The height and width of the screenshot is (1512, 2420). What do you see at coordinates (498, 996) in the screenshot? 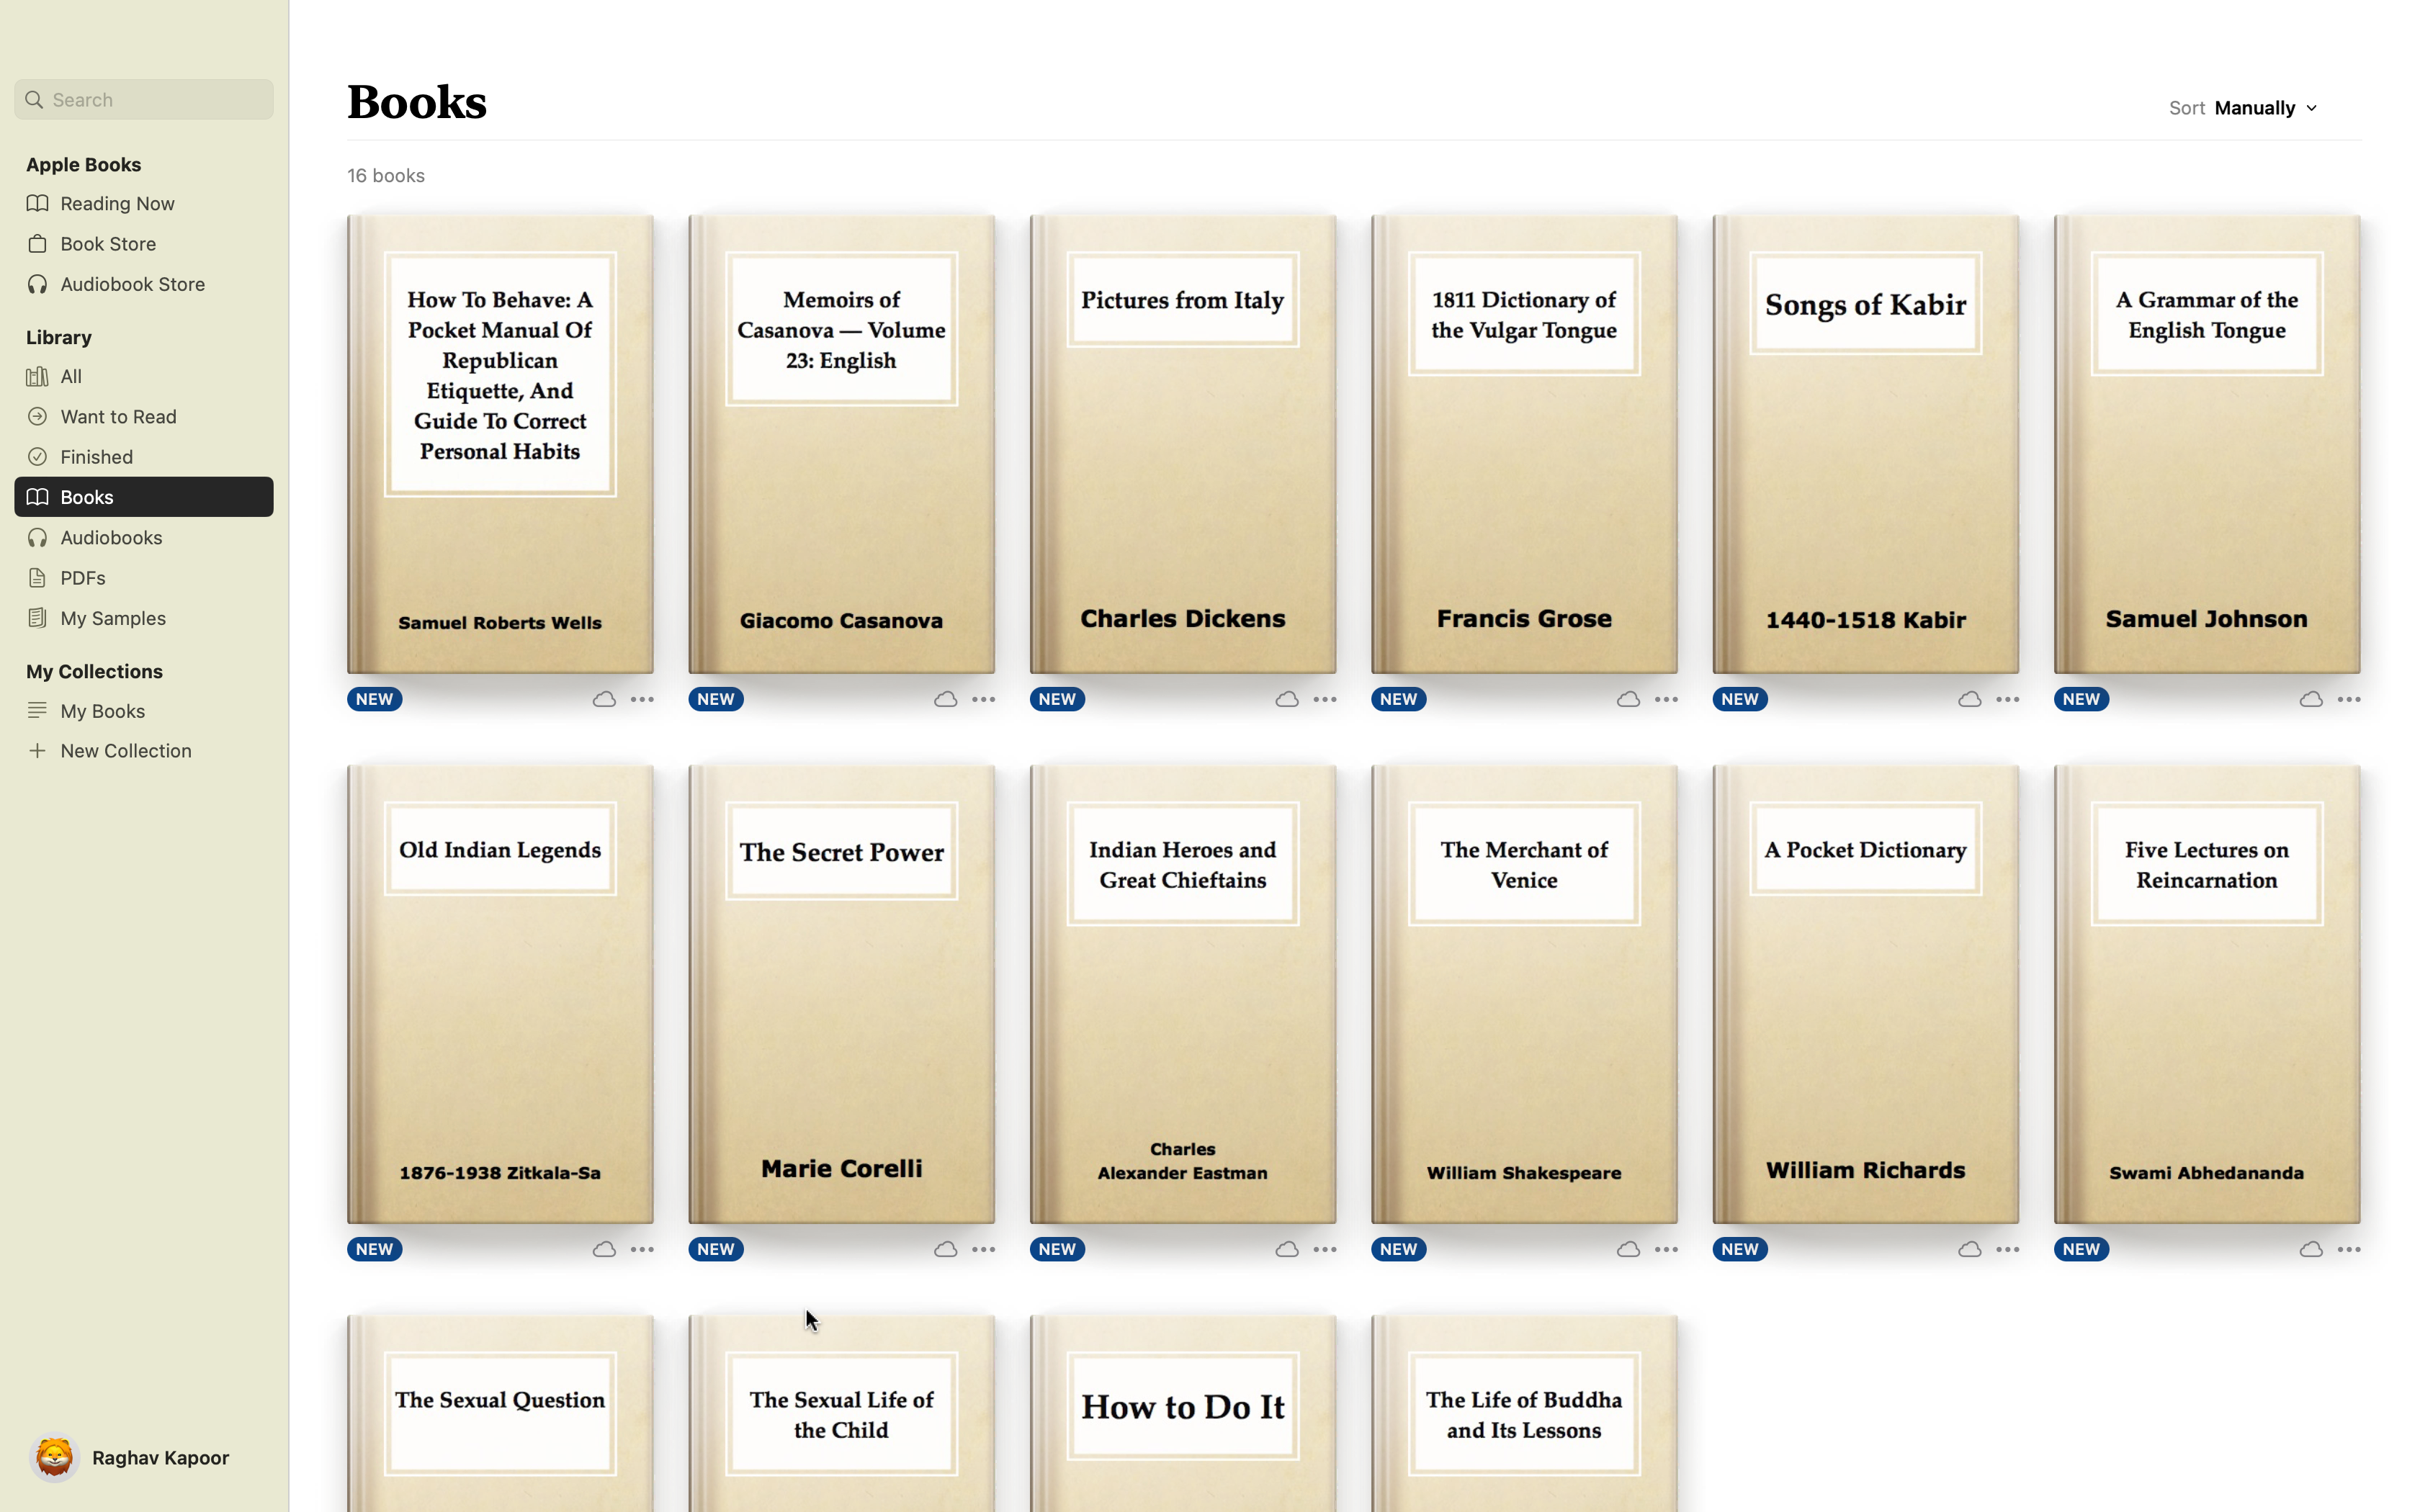
I see `the reading of the book "Old Indian Legends" by clicking on the "Read" button` at bounding box center [498, 996].